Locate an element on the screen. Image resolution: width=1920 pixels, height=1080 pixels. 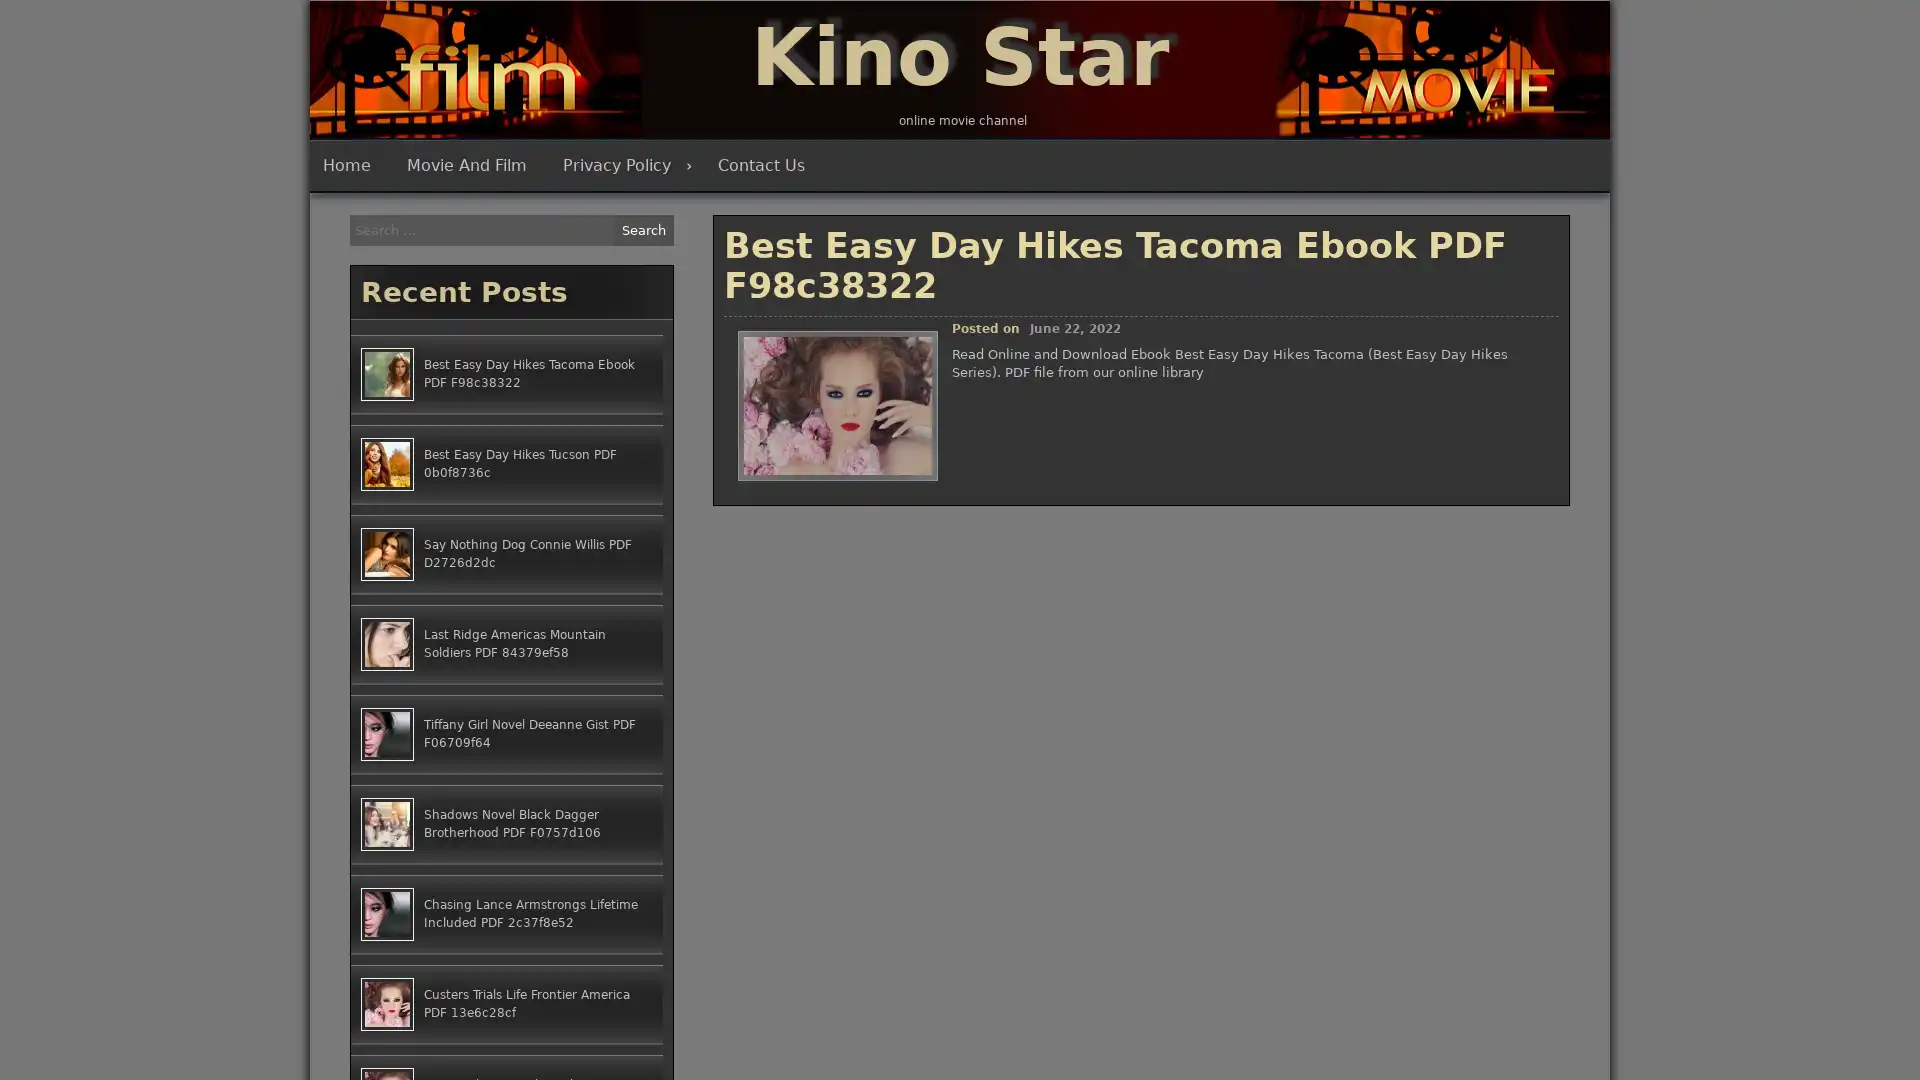
Search is located at coordinates (643, 229).